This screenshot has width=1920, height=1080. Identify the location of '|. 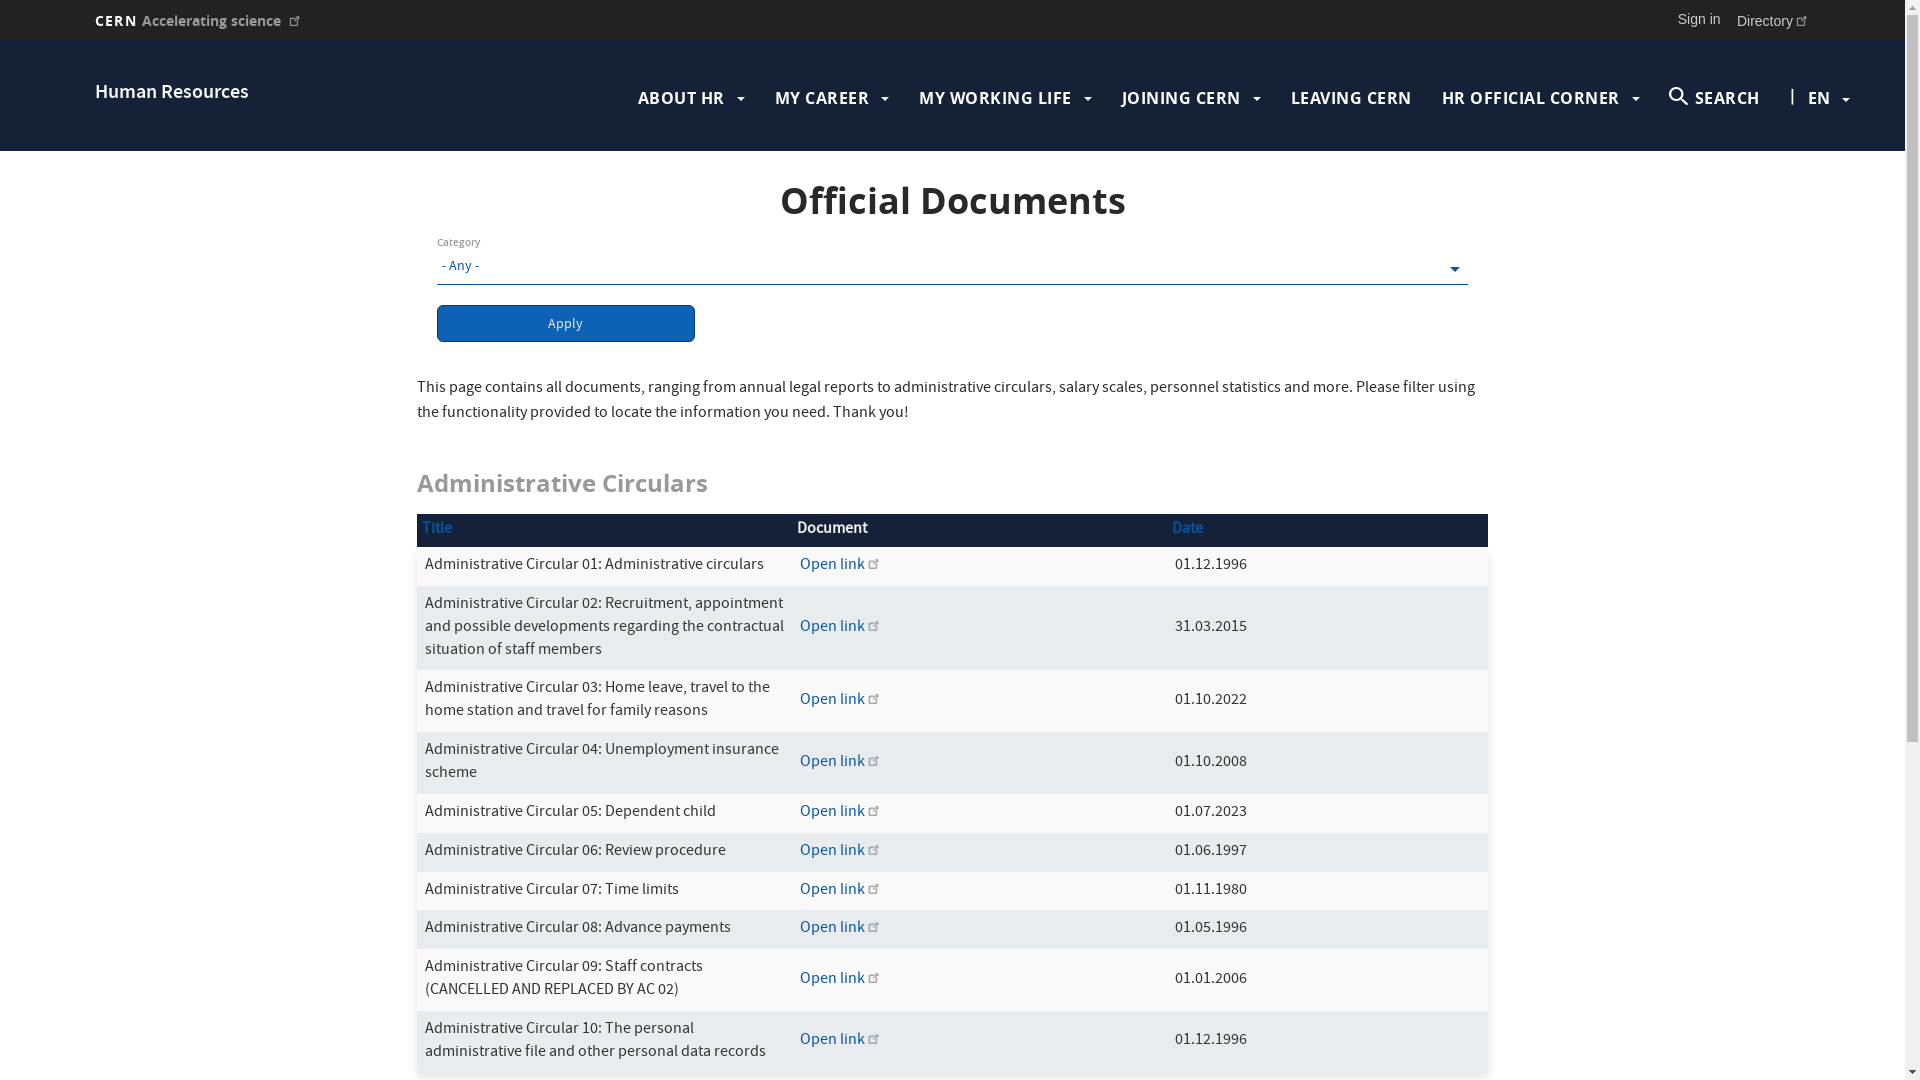
(1819, 97).